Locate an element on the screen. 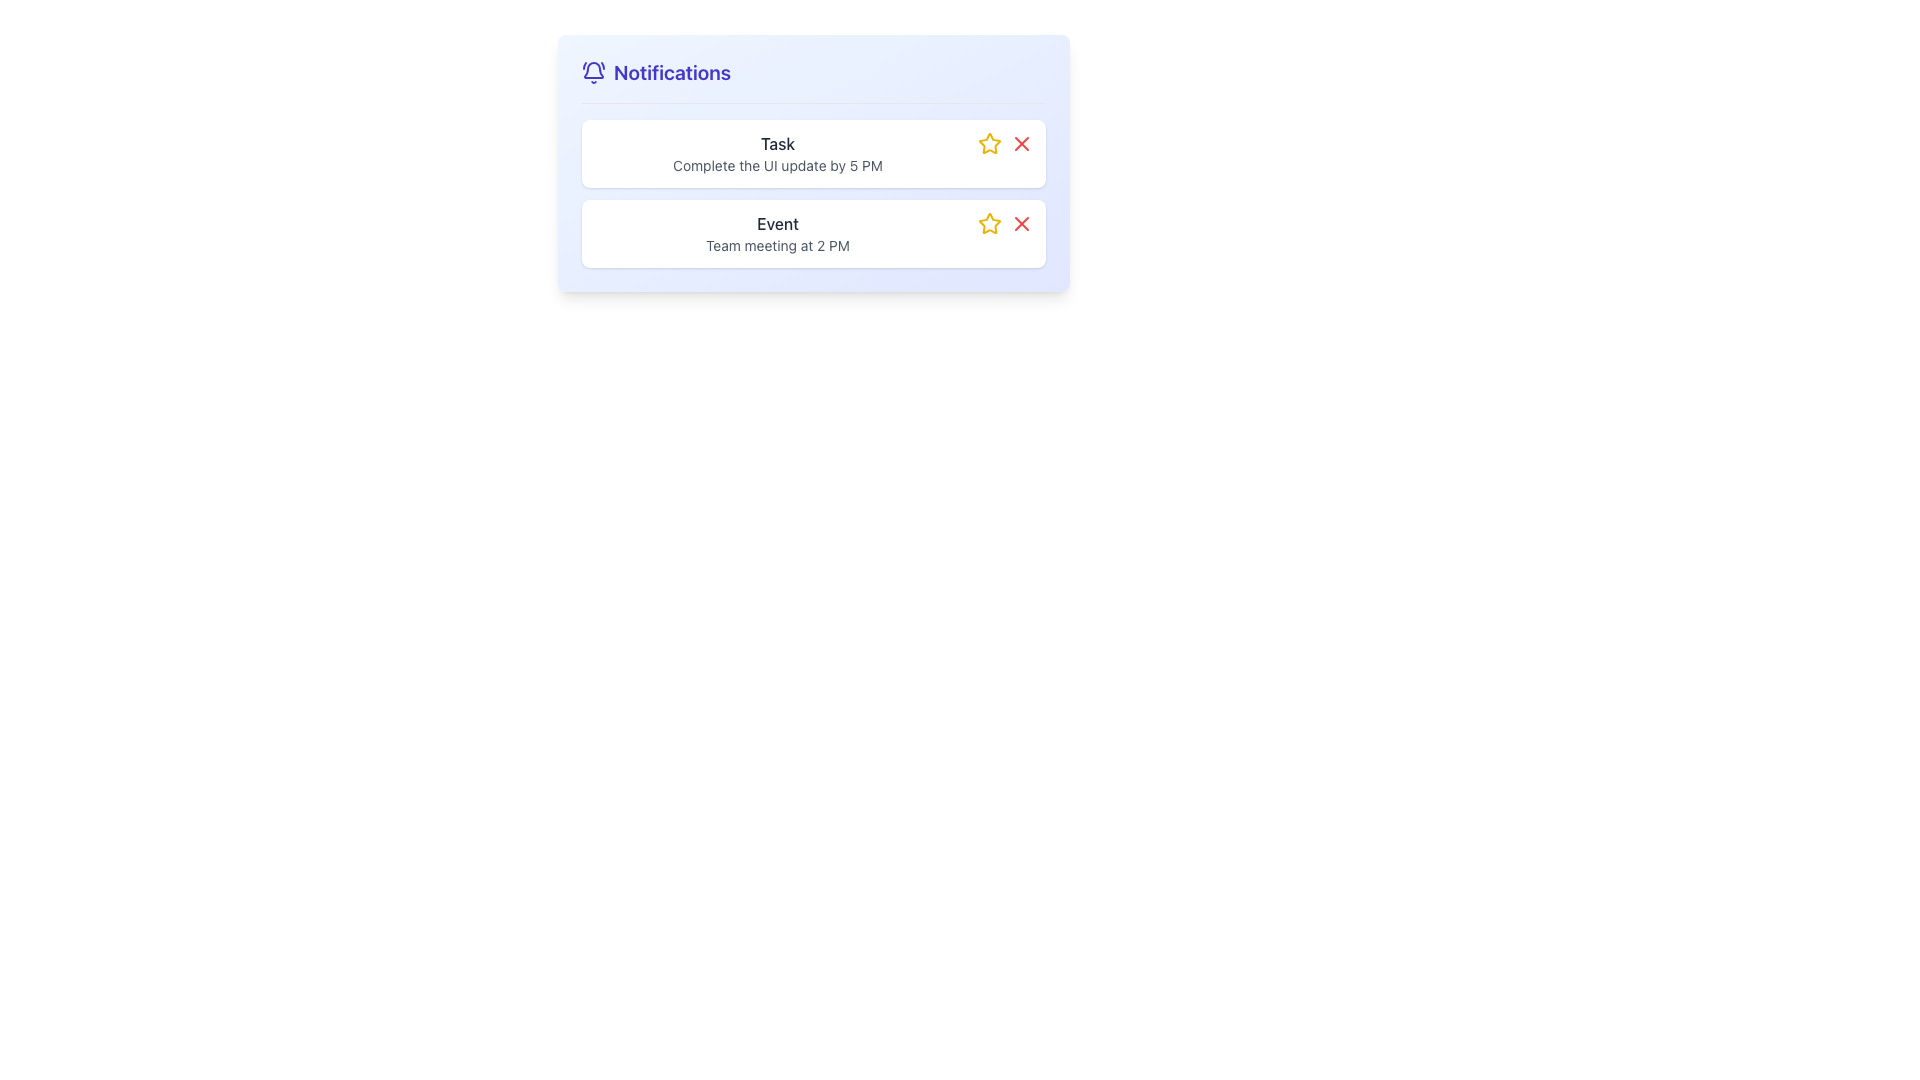  the close or delete button located at the far right of its group, next is located at coordinates (1022, 223).